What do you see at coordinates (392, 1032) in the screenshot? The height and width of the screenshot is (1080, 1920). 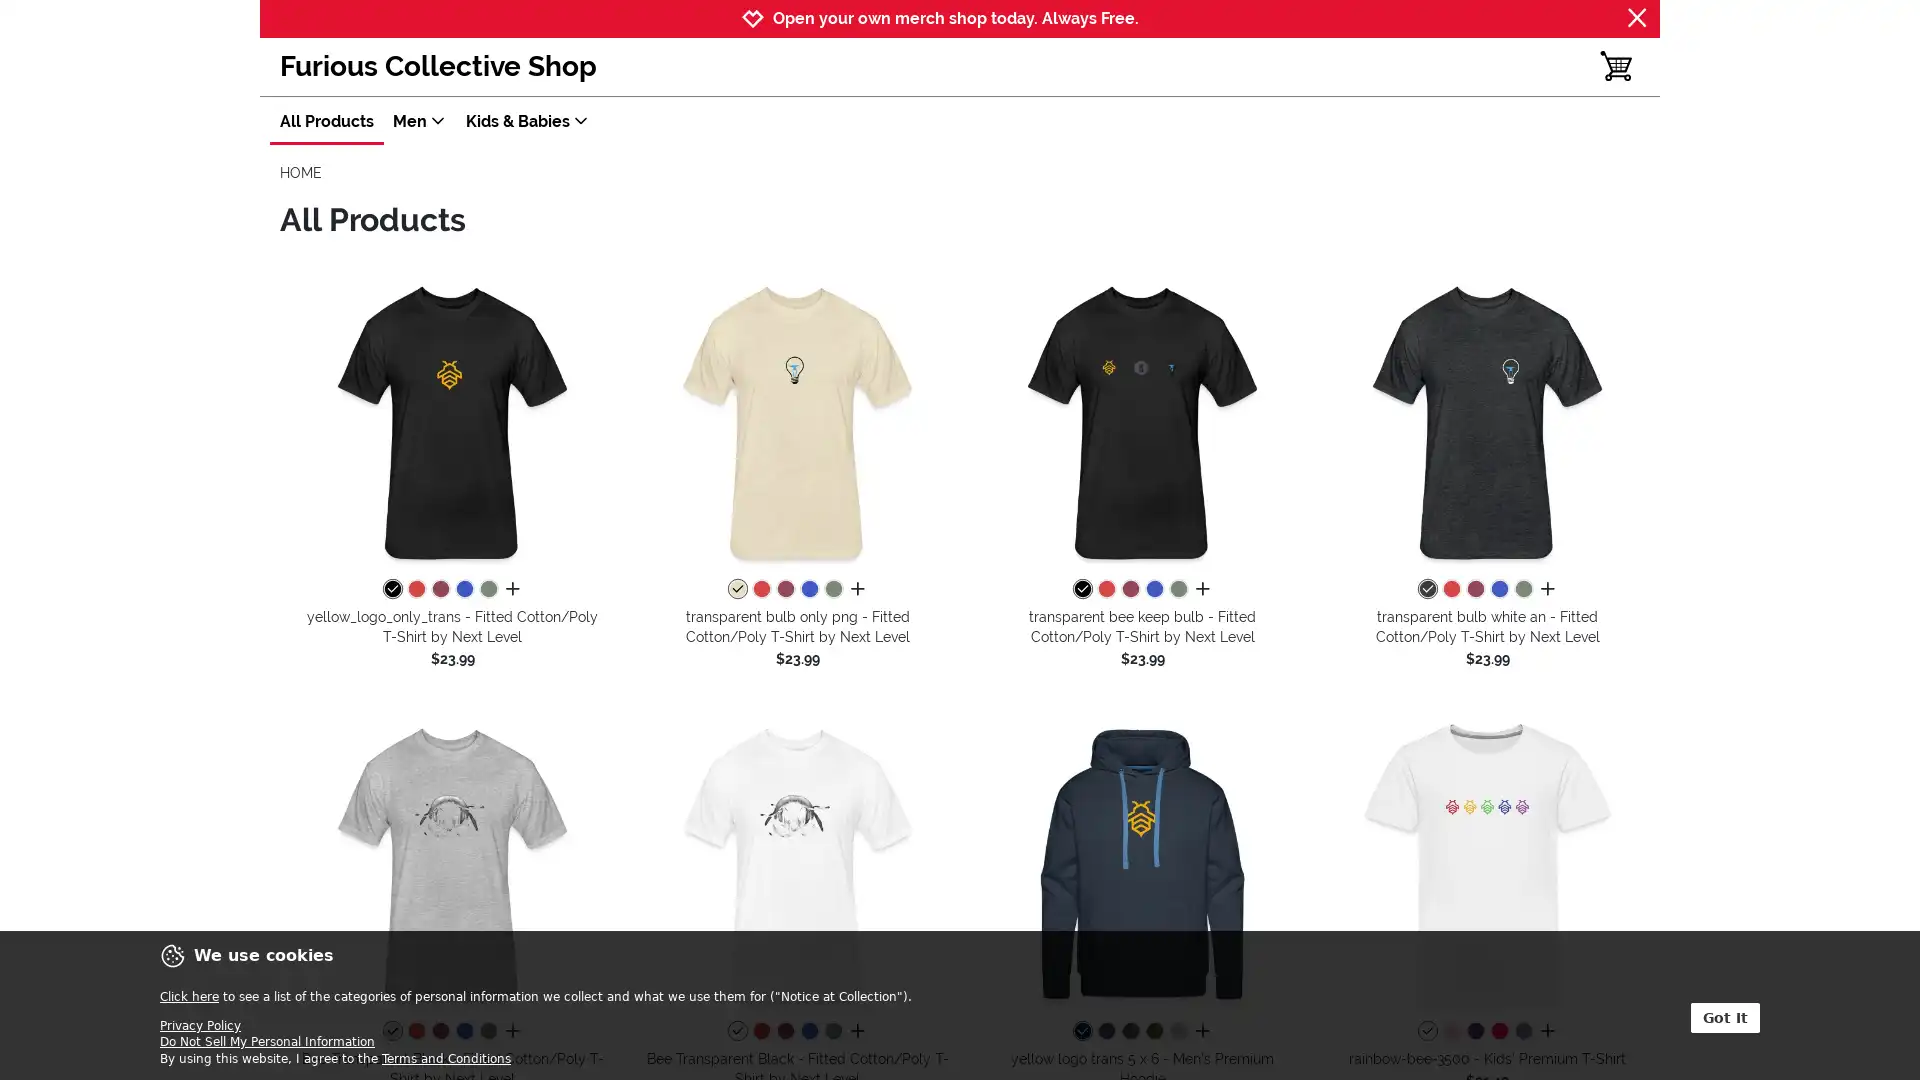 I see `heather gray` at bounding box center [392, 1032].